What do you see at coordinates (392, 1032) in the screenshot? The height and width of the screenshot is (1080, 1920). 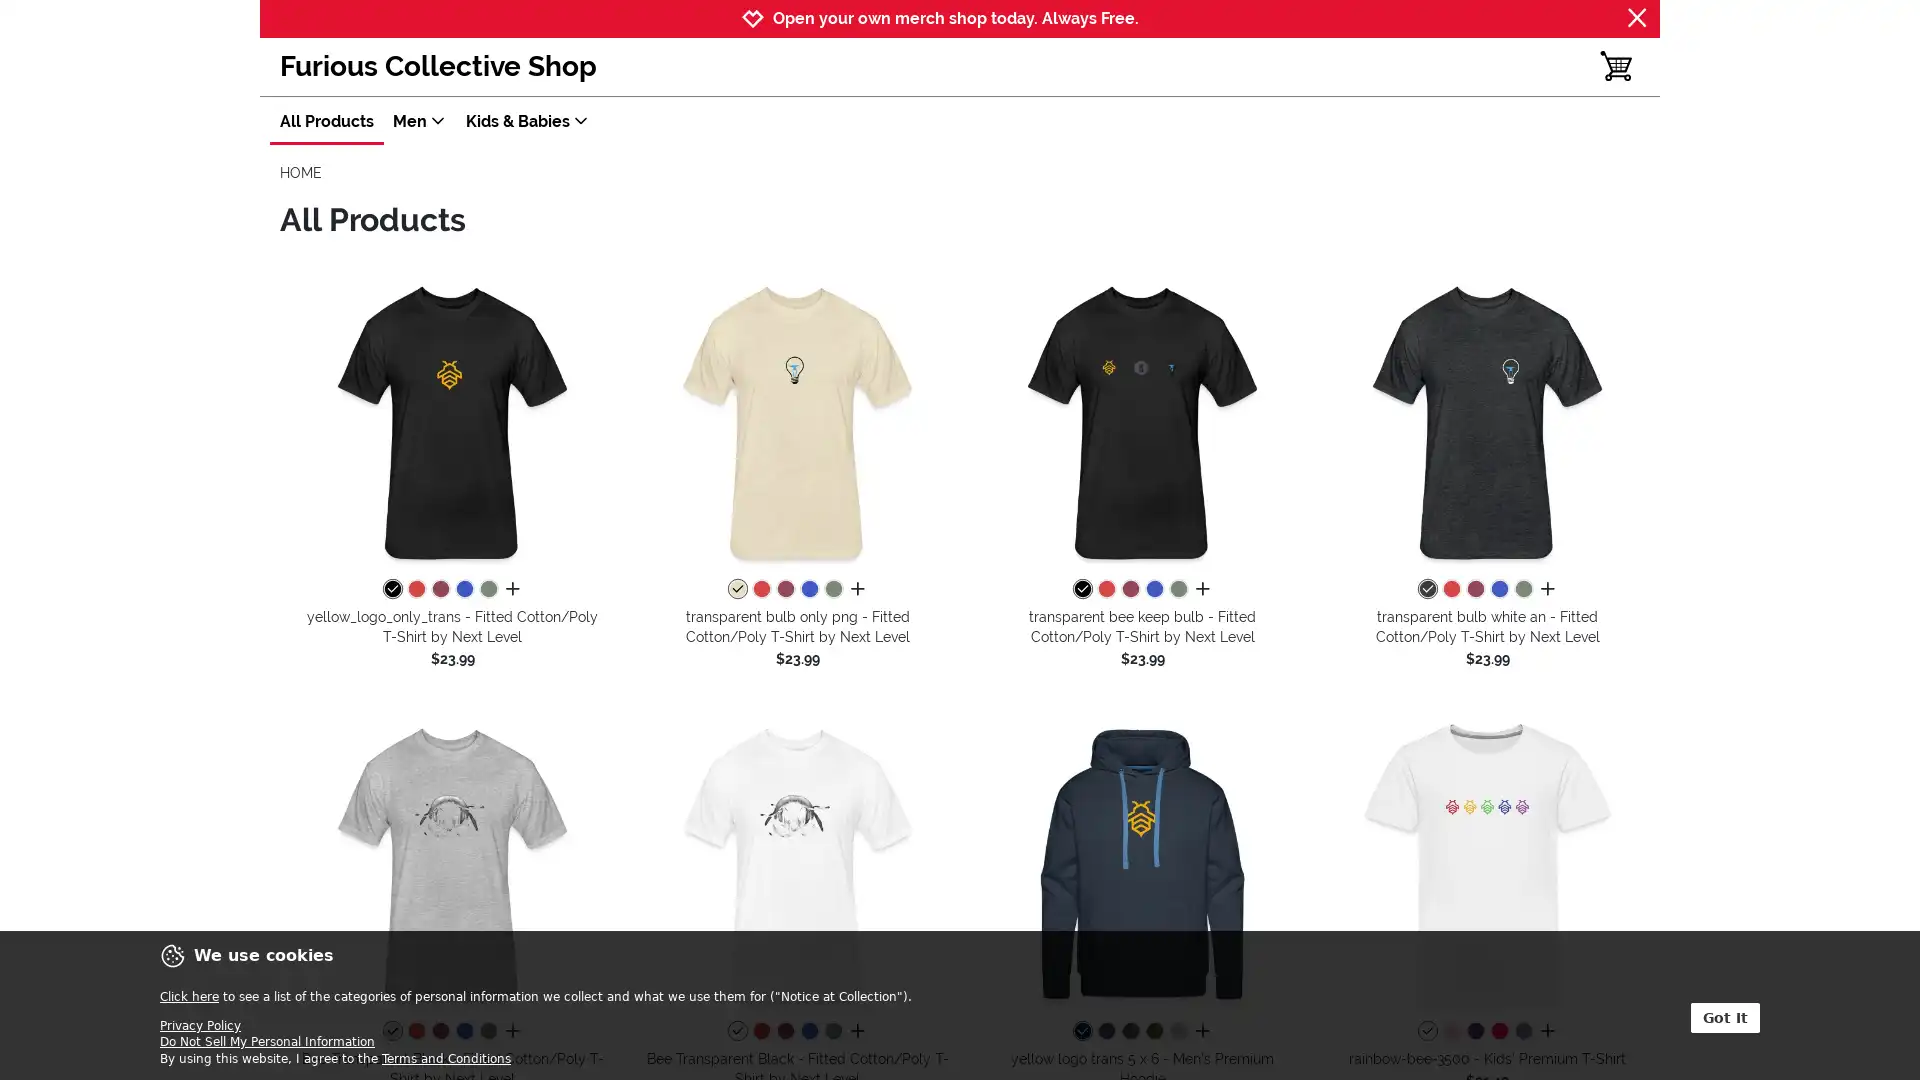 I see `heather gray` at bounding box center [392, 1032].